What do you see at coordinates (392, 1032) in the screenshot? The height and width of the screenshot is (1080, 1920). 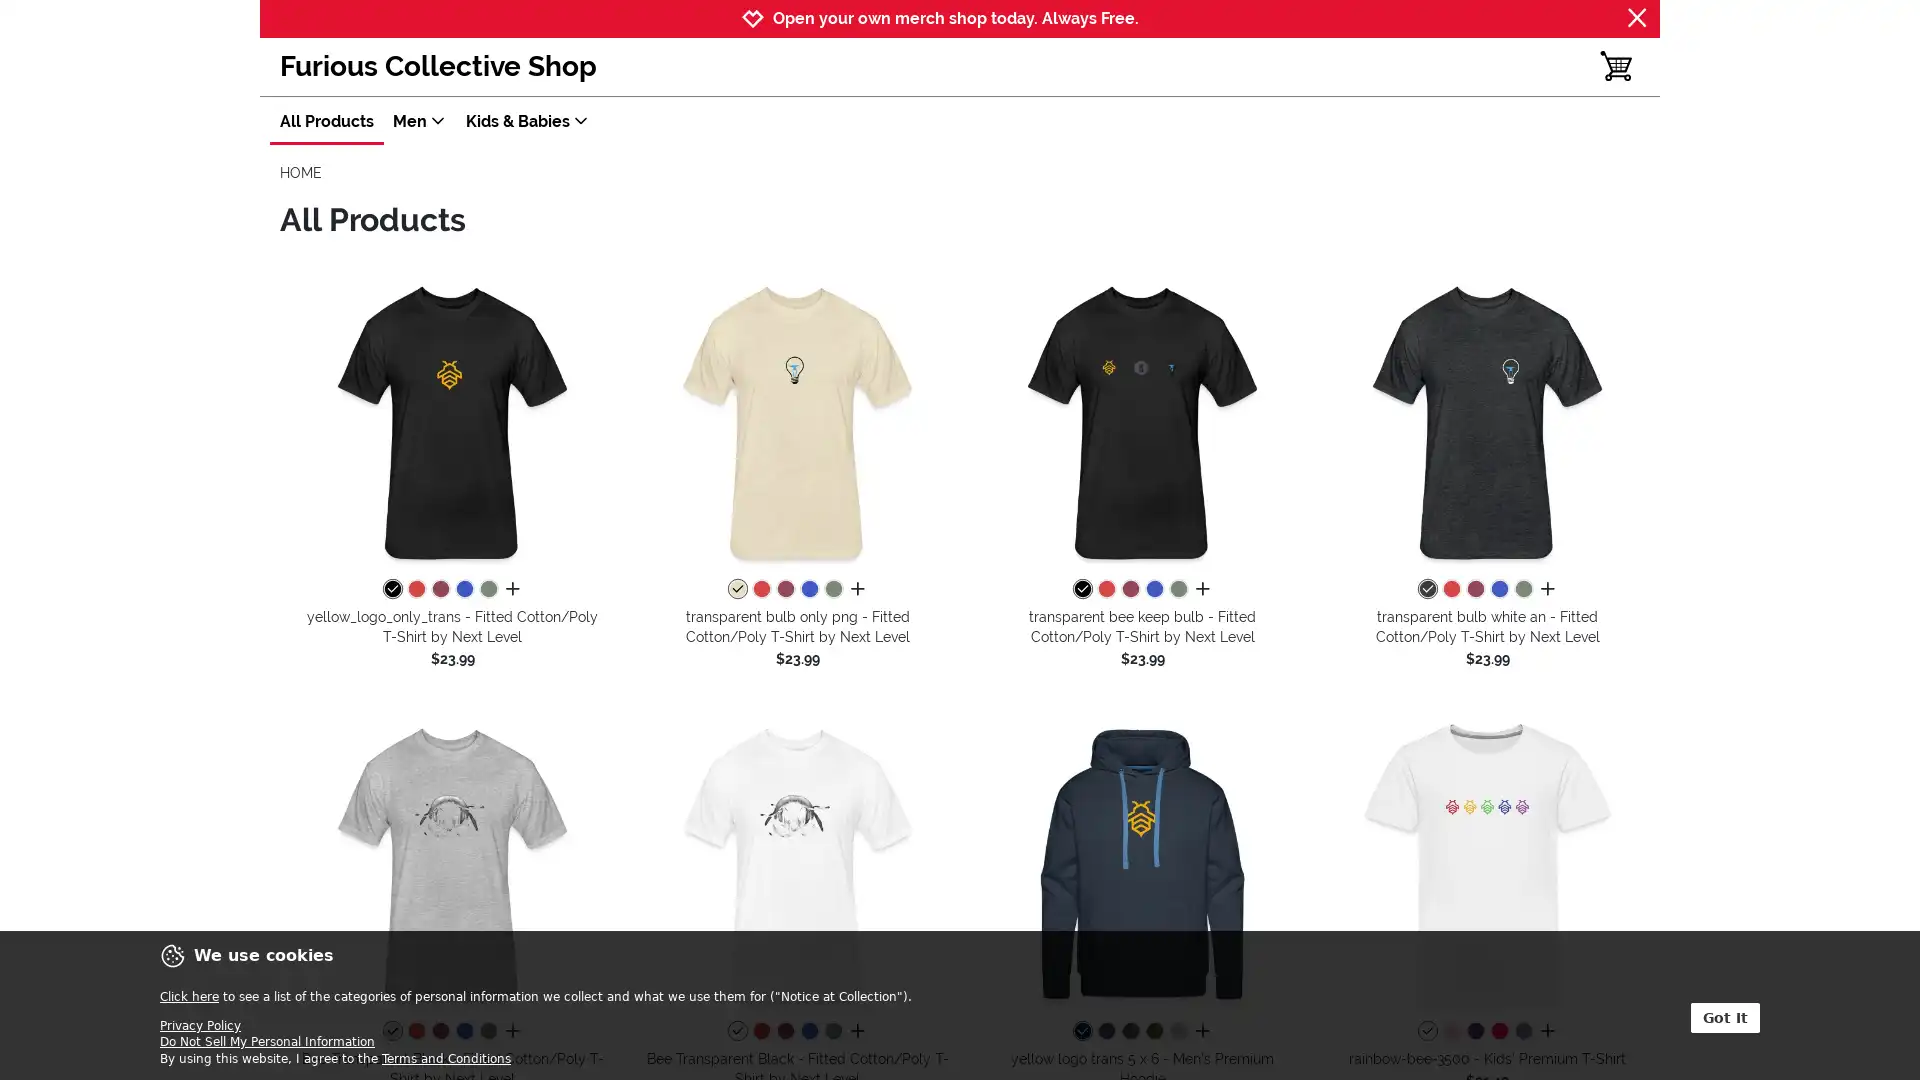 I see `heather gray` at bounding box center [392, 1032].